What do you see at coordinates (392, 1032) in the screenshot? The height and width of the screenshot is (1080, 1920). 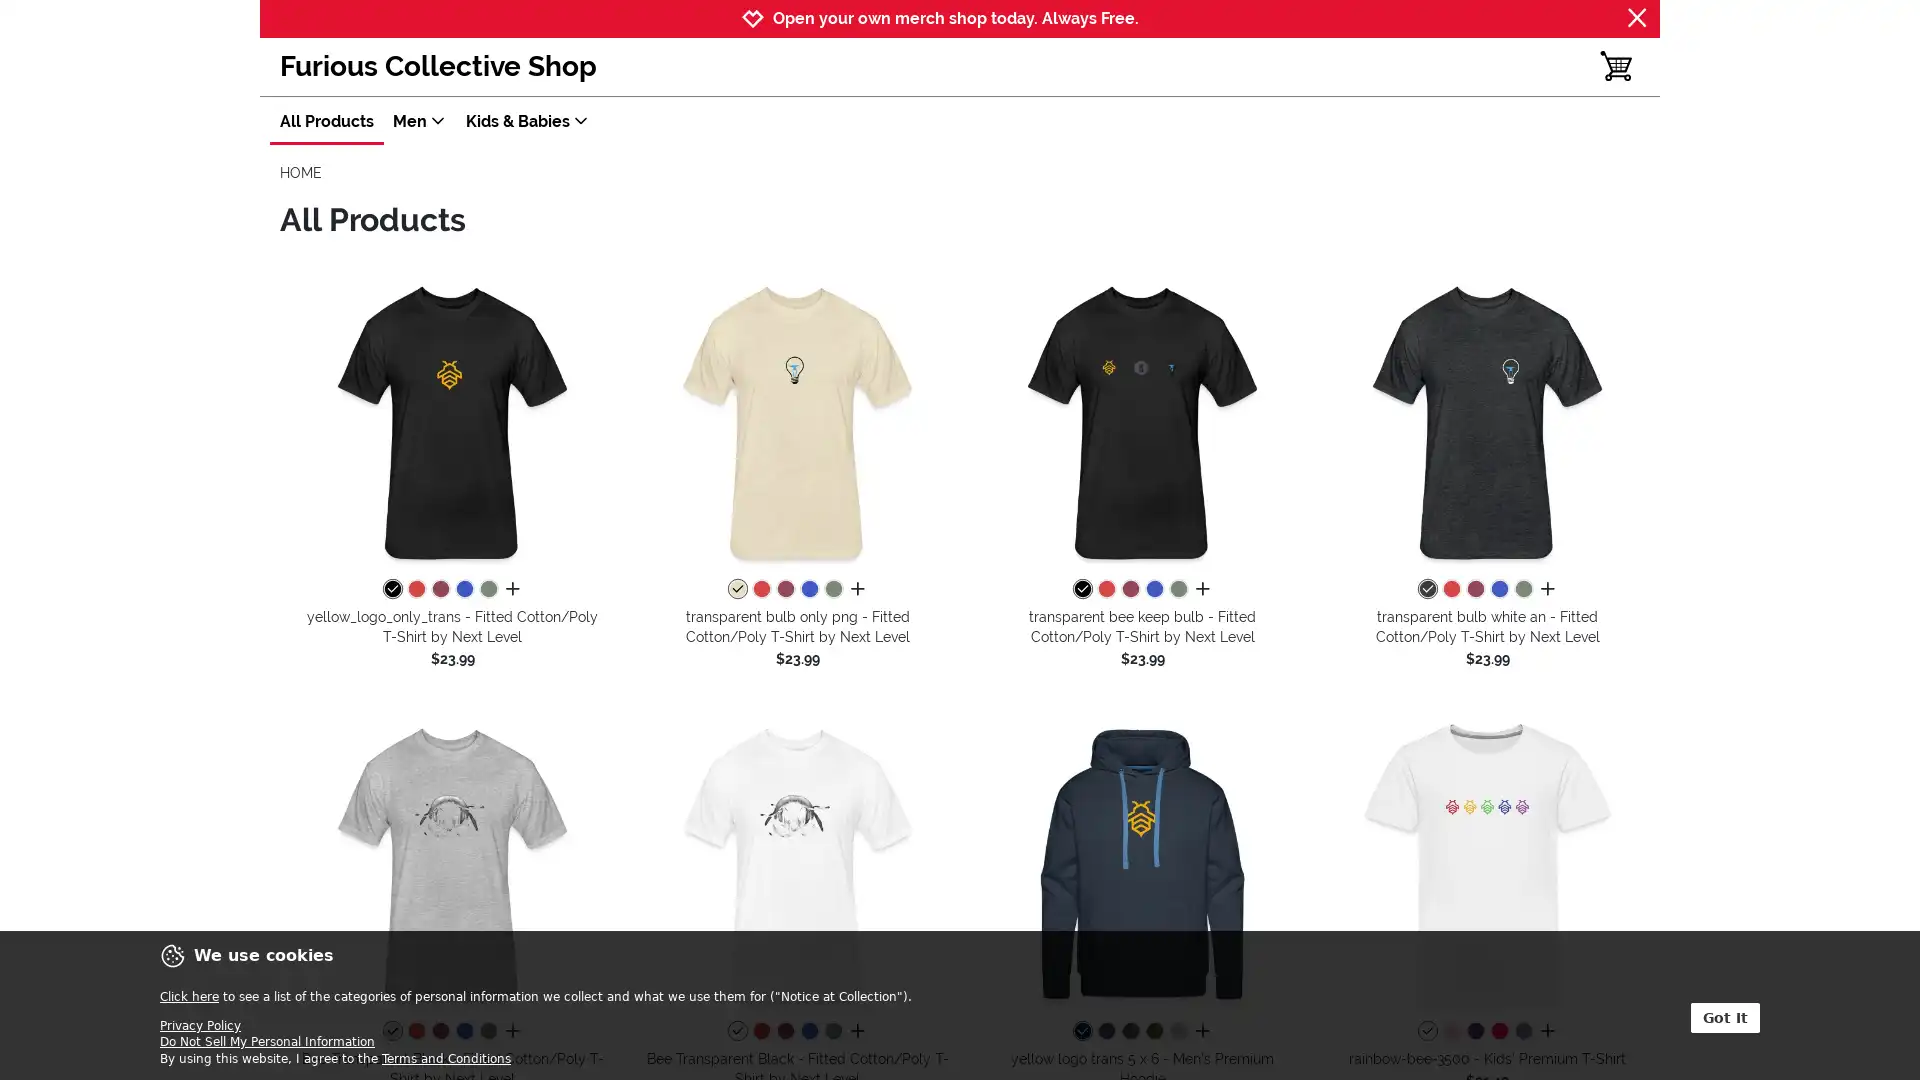 I see `heather gray` at bounding box center [392, 1032].